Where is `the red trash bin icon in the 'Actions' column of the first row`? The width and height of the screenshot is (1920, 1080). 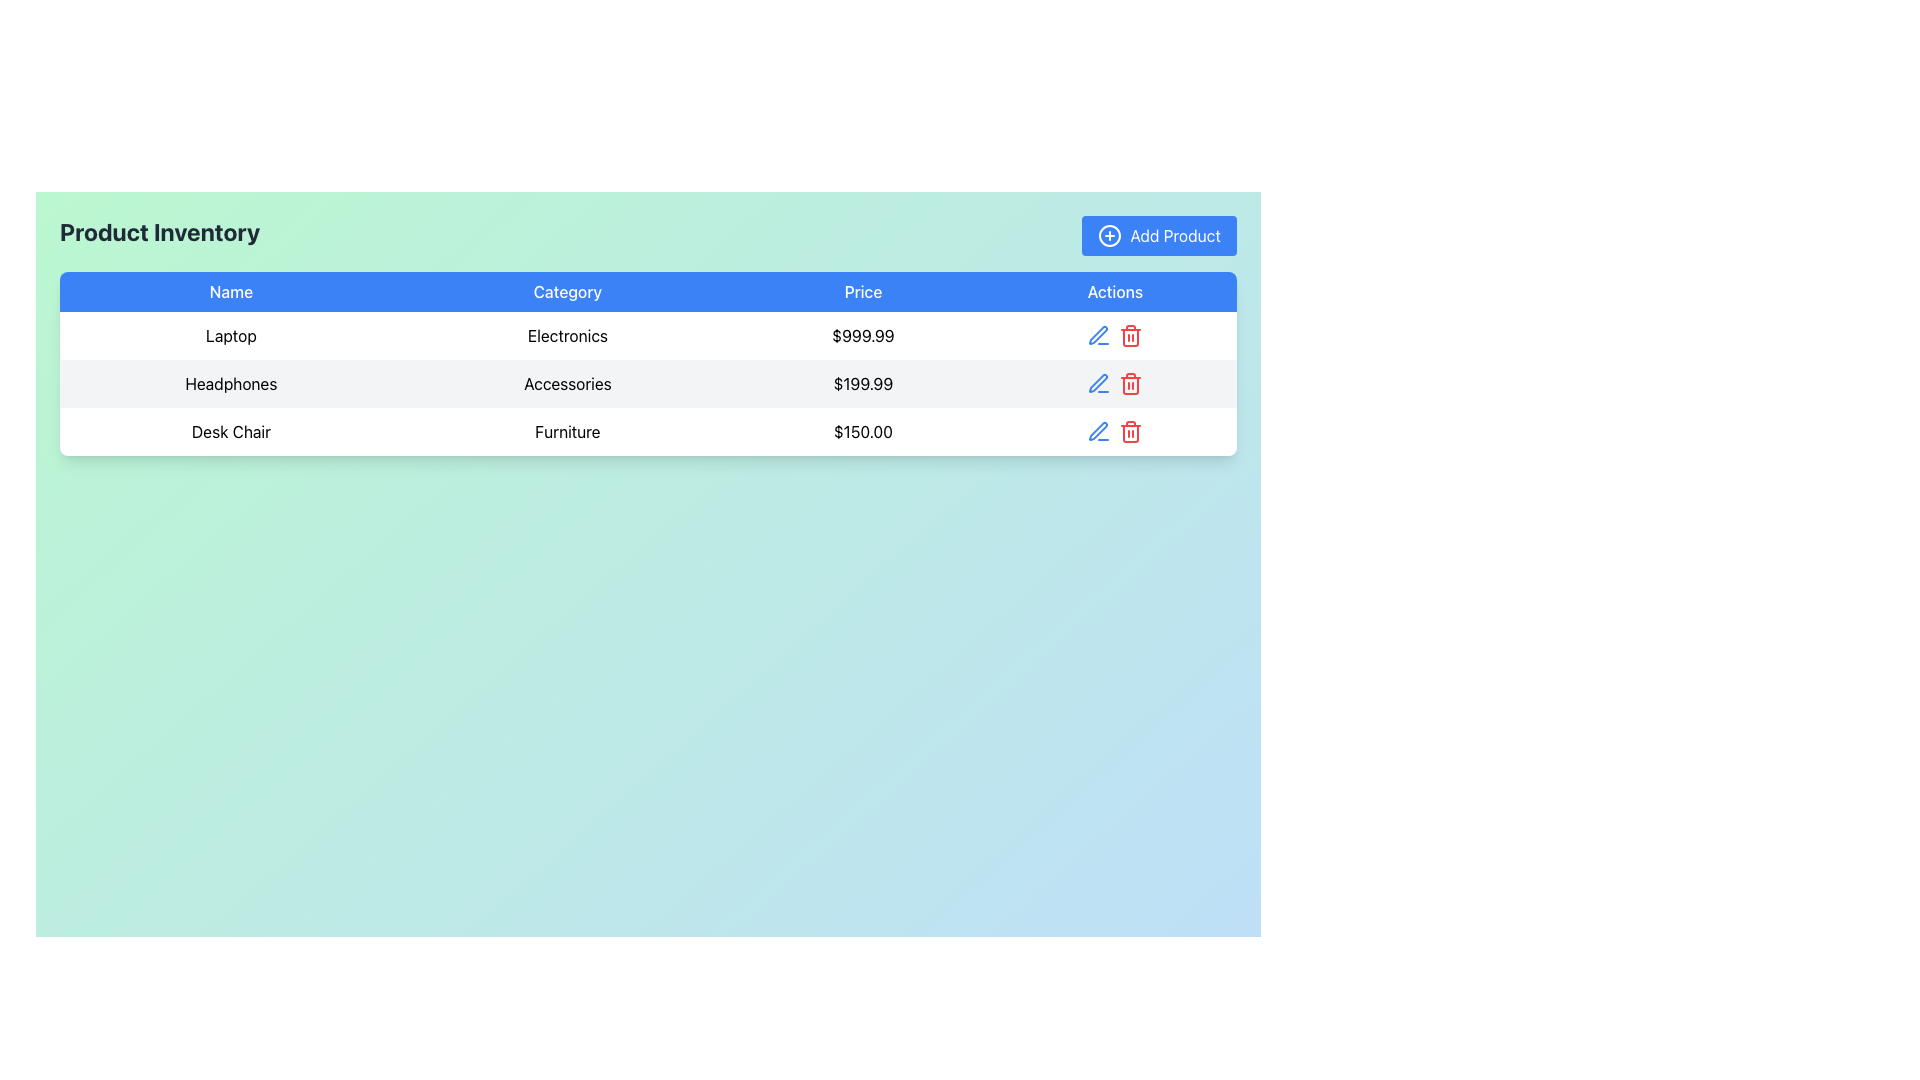
the red trash bin icon in the 'Actions' column of the first row is located at coordinates (1114, 334).